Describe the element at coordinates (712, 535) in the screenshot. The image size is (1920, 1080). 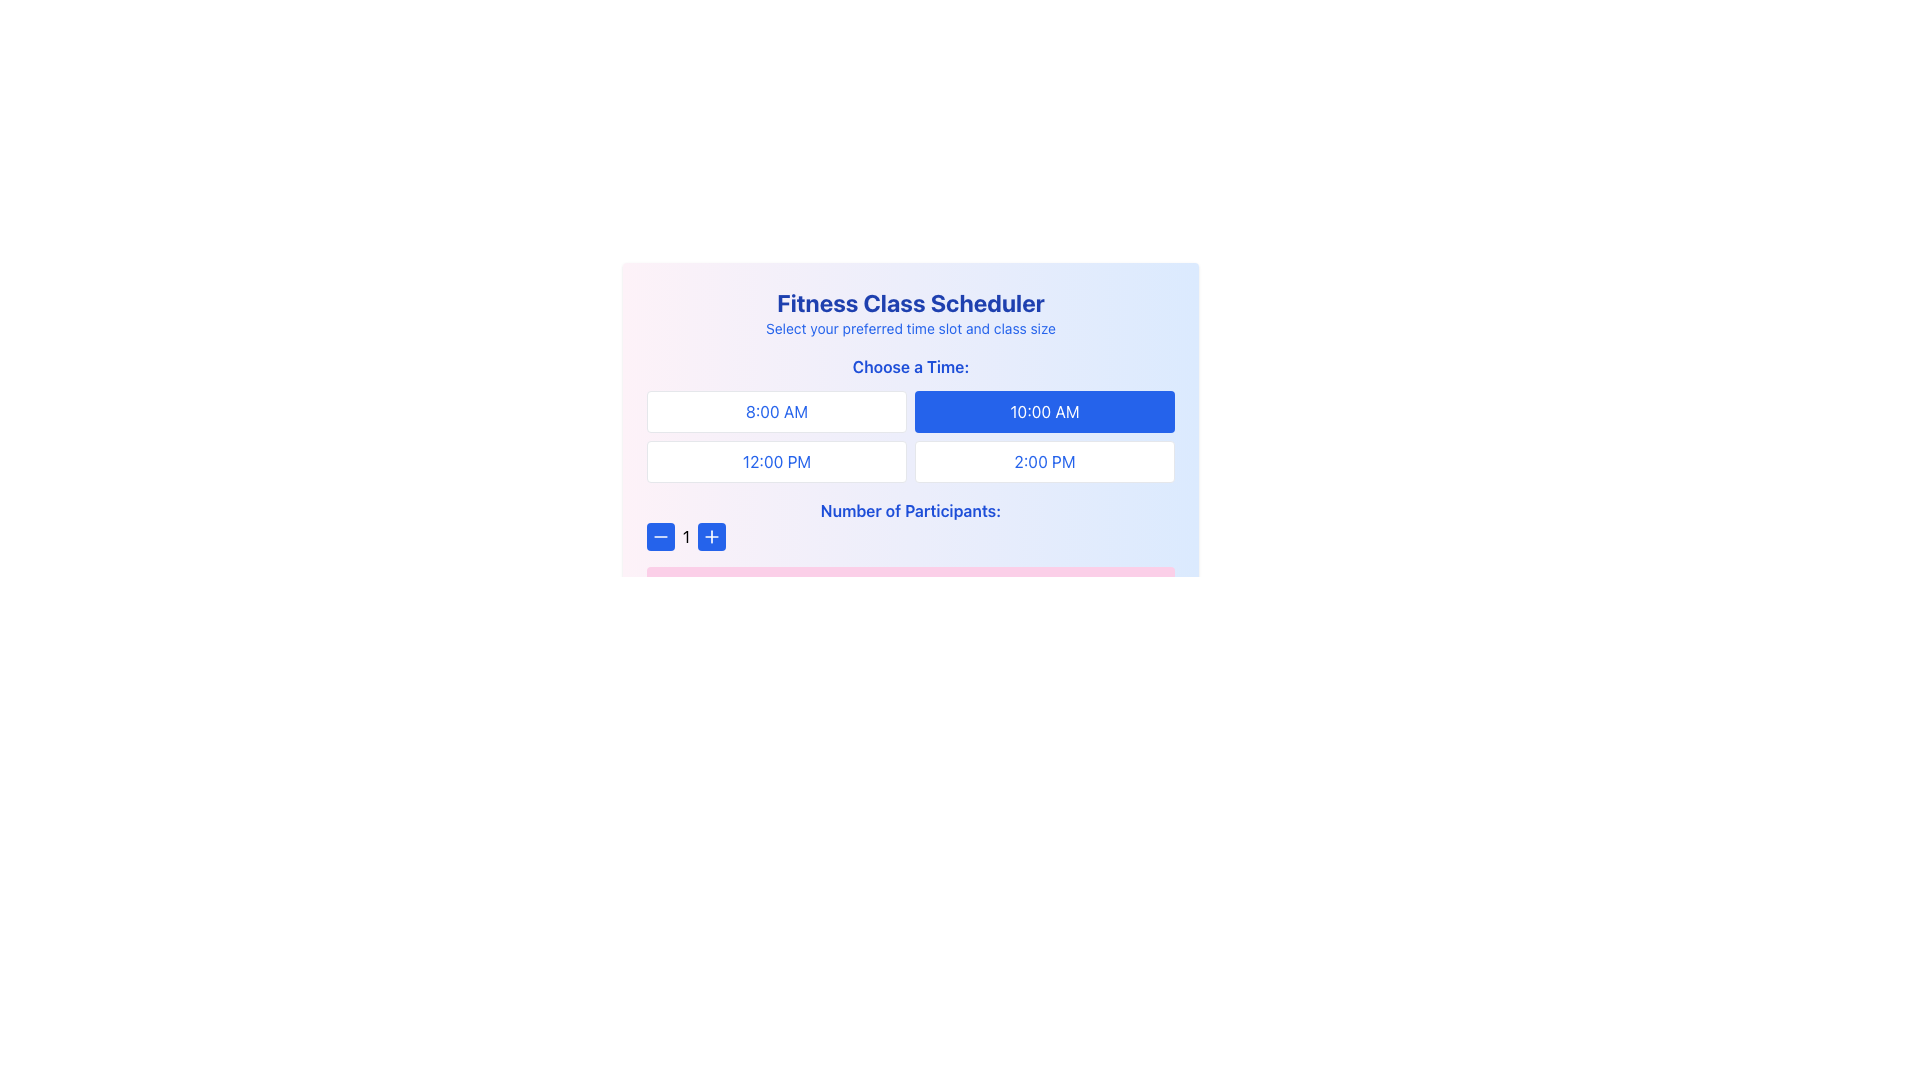
I see `the increment button located at the bottom left of the fitness scheduler interface, which is positioned to the right of the decrement control, to increase the participant count by one` at that location.